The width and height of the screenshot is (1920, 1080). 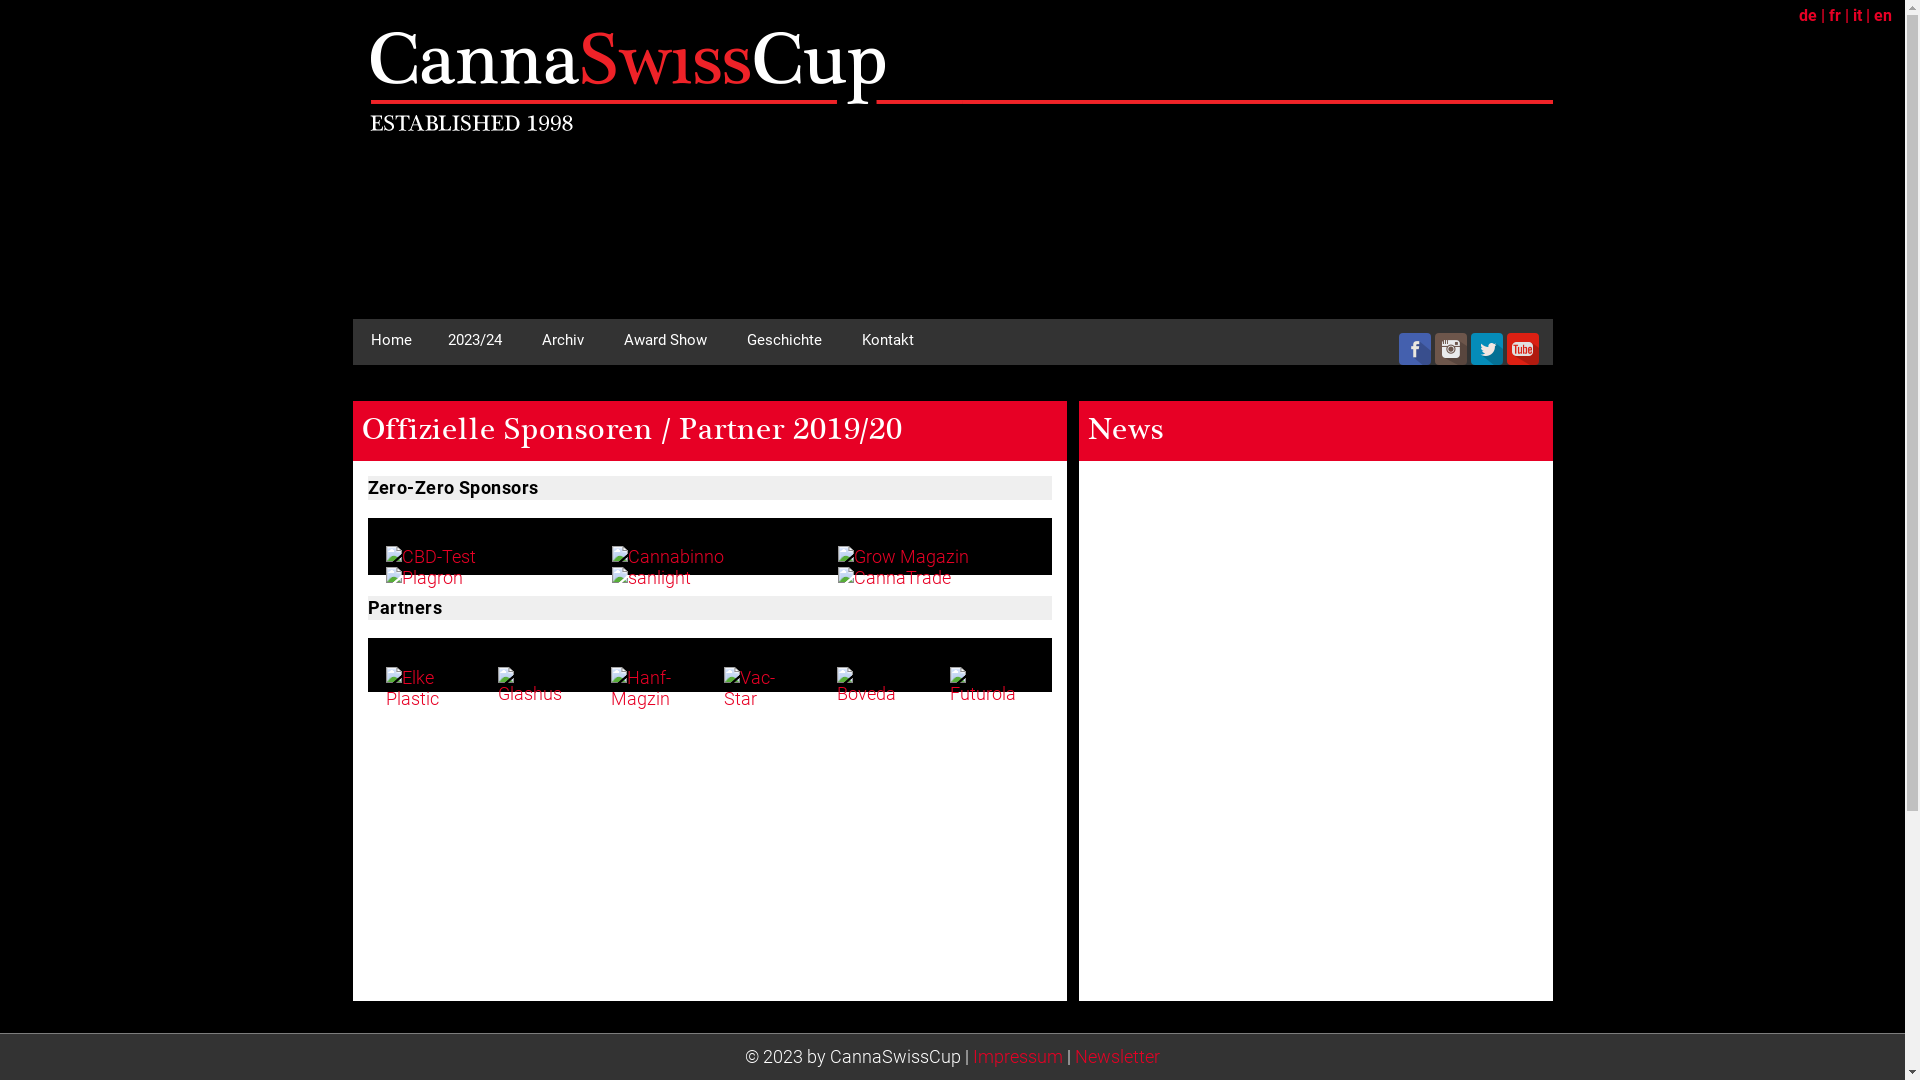 I want to click on 'it', so click(x=1856, y=15).